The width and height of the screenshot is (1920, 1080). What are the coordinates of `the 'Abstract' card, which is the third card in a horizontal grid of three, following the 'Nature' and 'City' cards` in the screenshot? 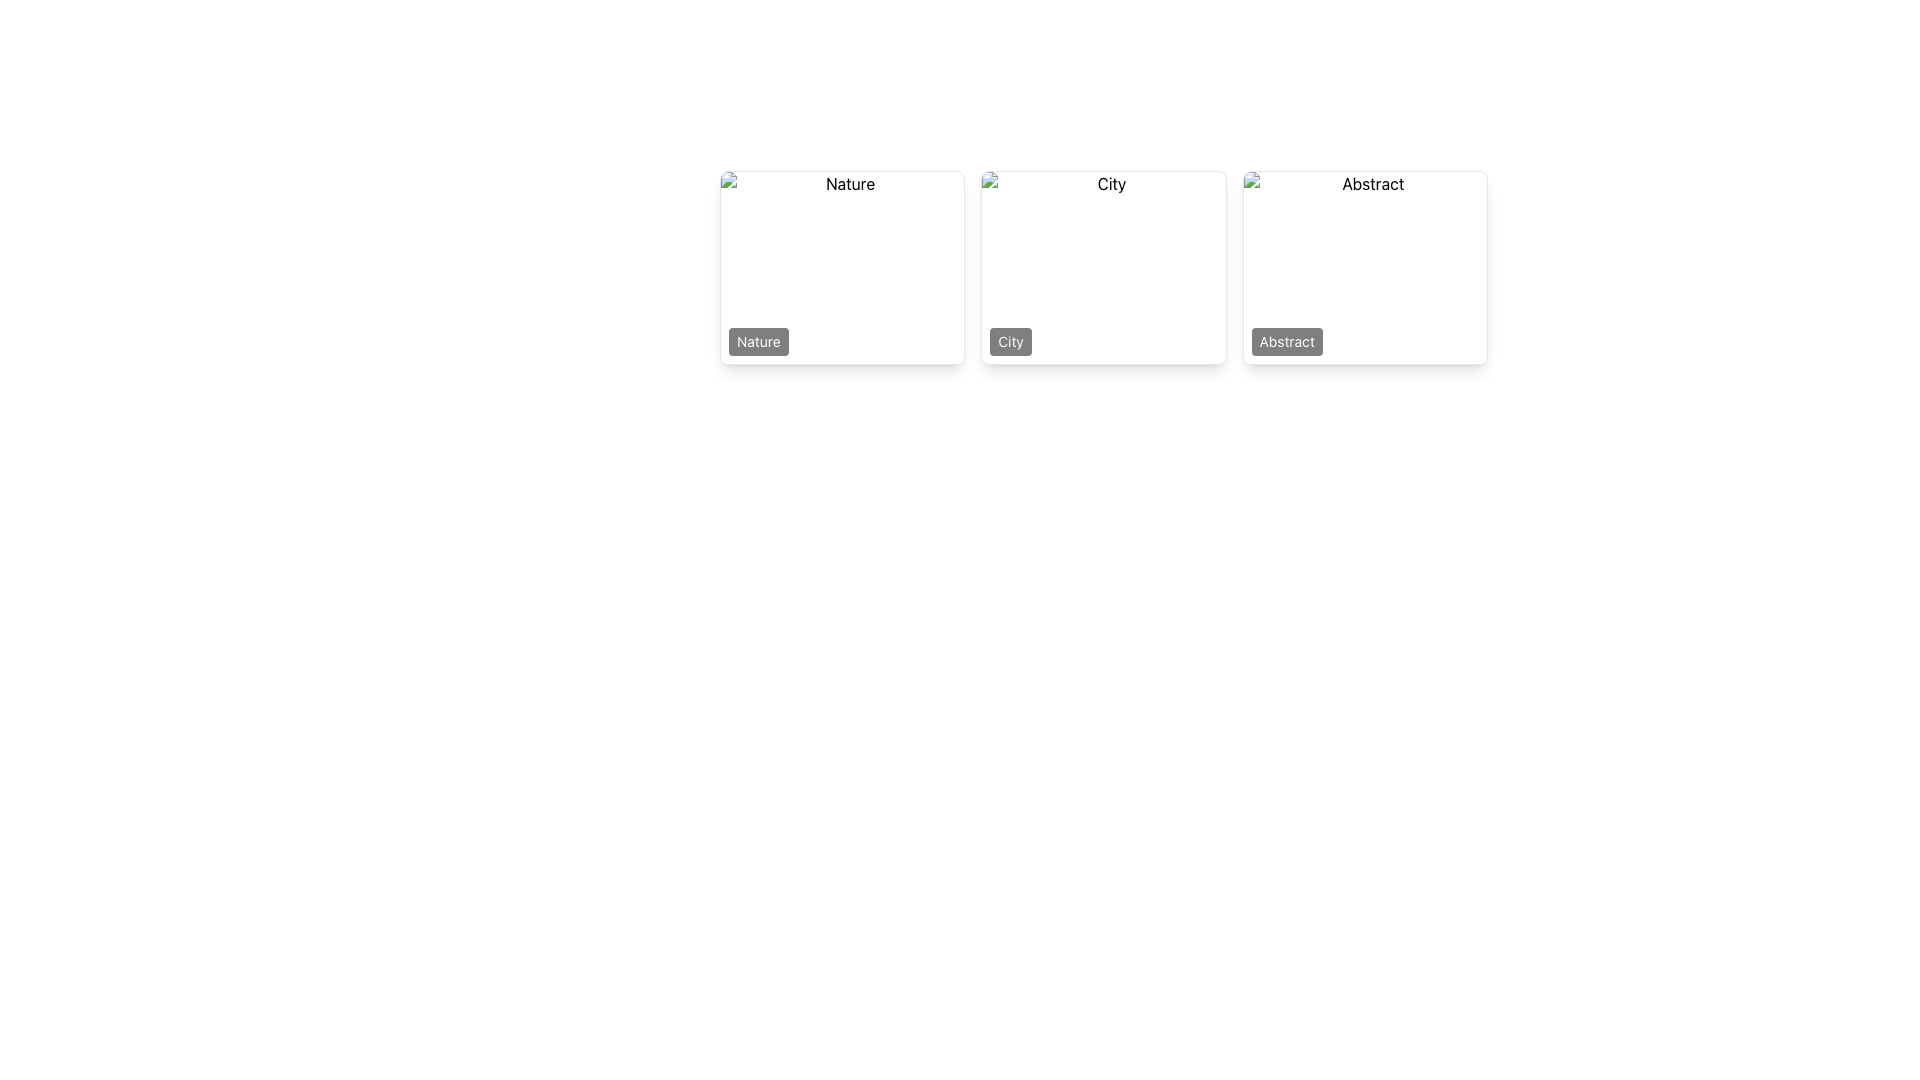 It's located at (1364, 266).